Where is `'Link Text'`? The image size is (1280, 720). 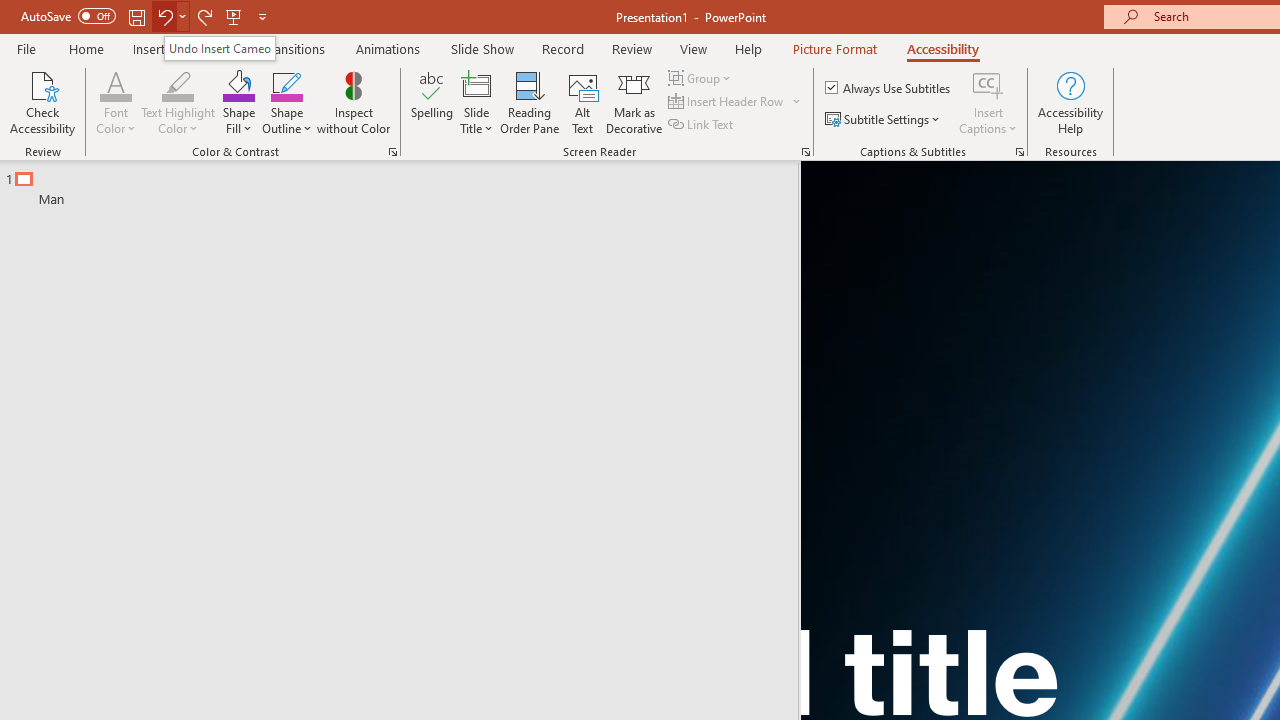 'Link Text' is located at coordinates (702, 124).